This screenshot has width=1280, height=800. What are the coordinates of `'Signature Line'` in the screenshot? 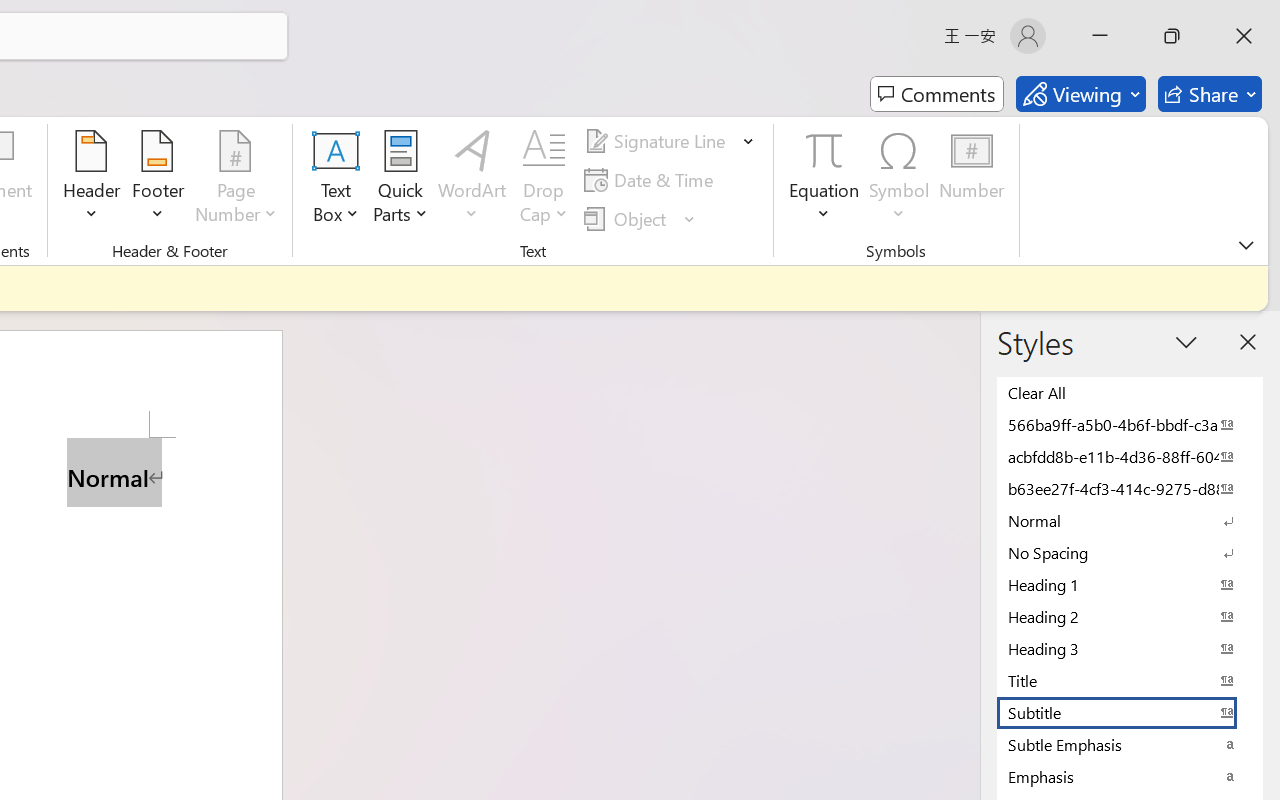 It's located at (658, 141).